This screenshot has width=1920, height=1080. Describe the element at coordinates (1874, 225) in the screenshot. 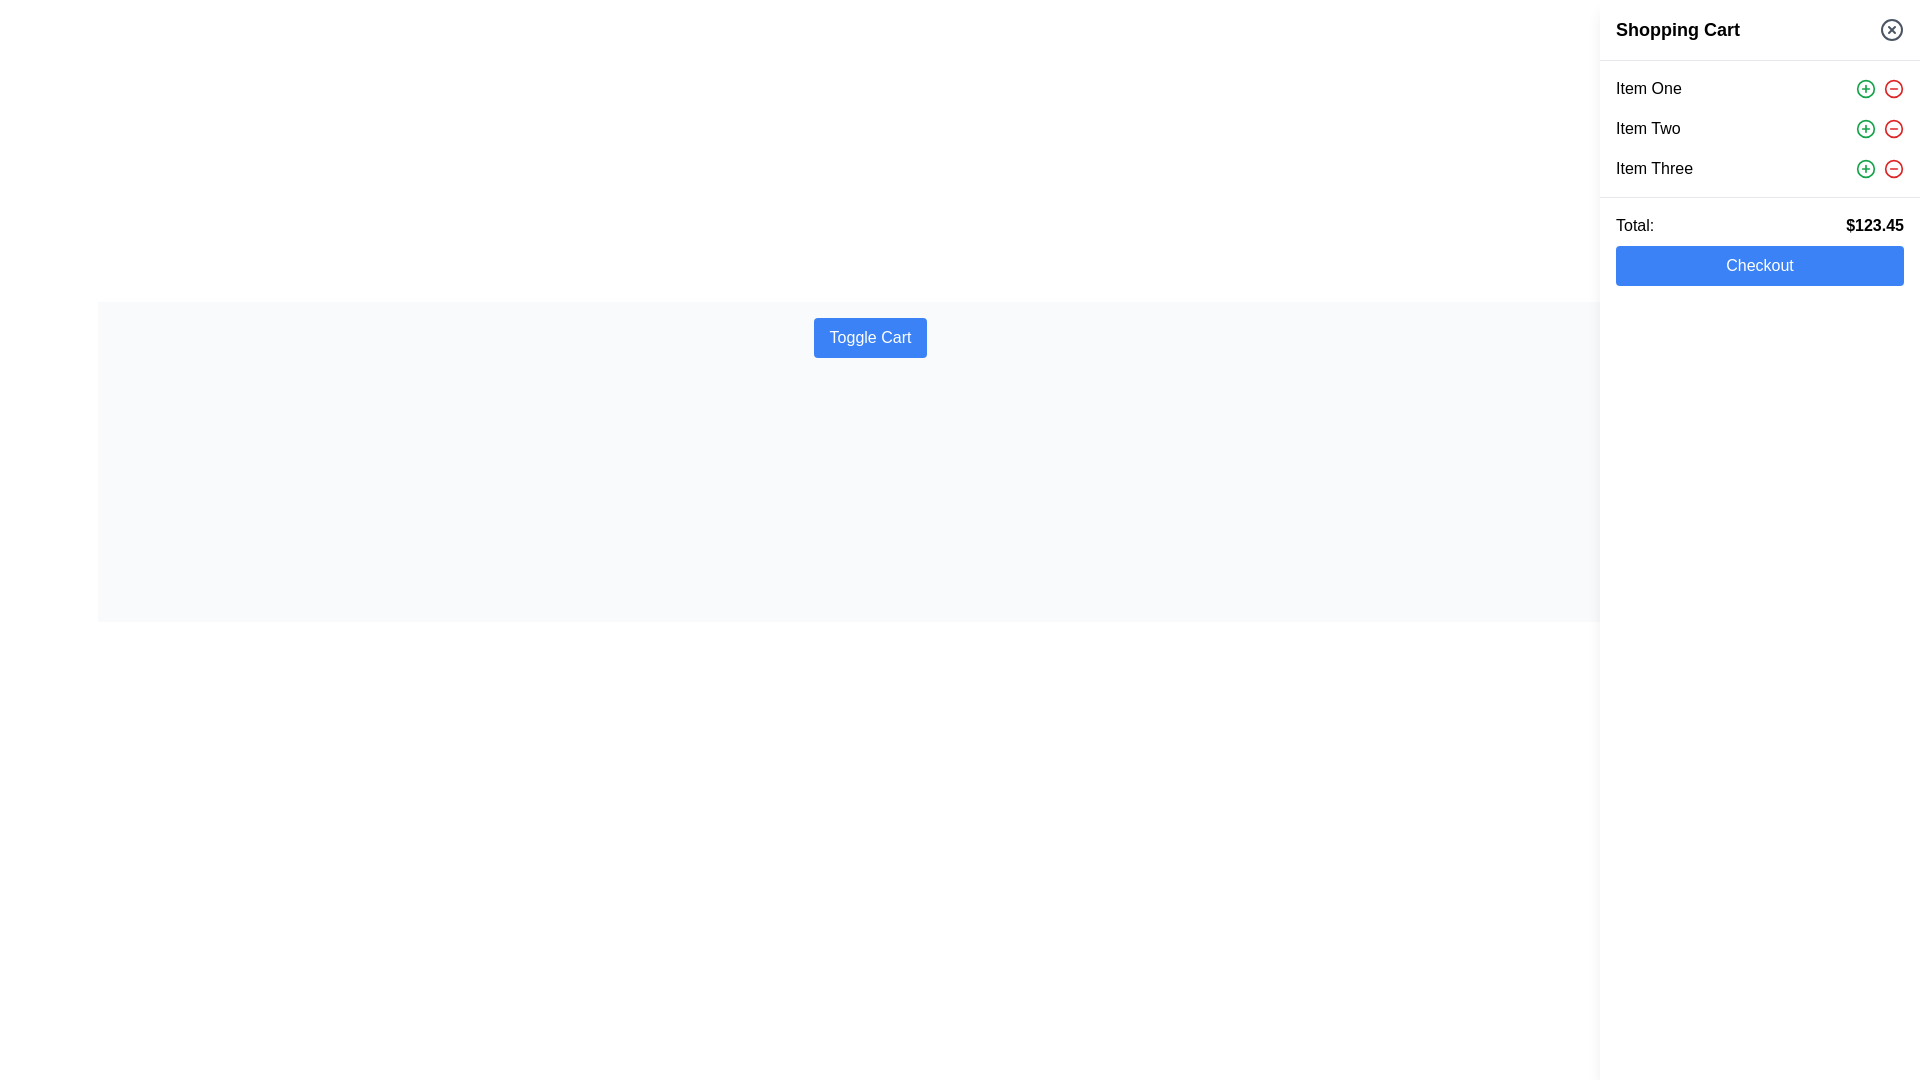

I see `the static text displaying the total amount of items in the shopping cart, located on the 'Total:' line, positioned above the 'Checkout' button` at that location.